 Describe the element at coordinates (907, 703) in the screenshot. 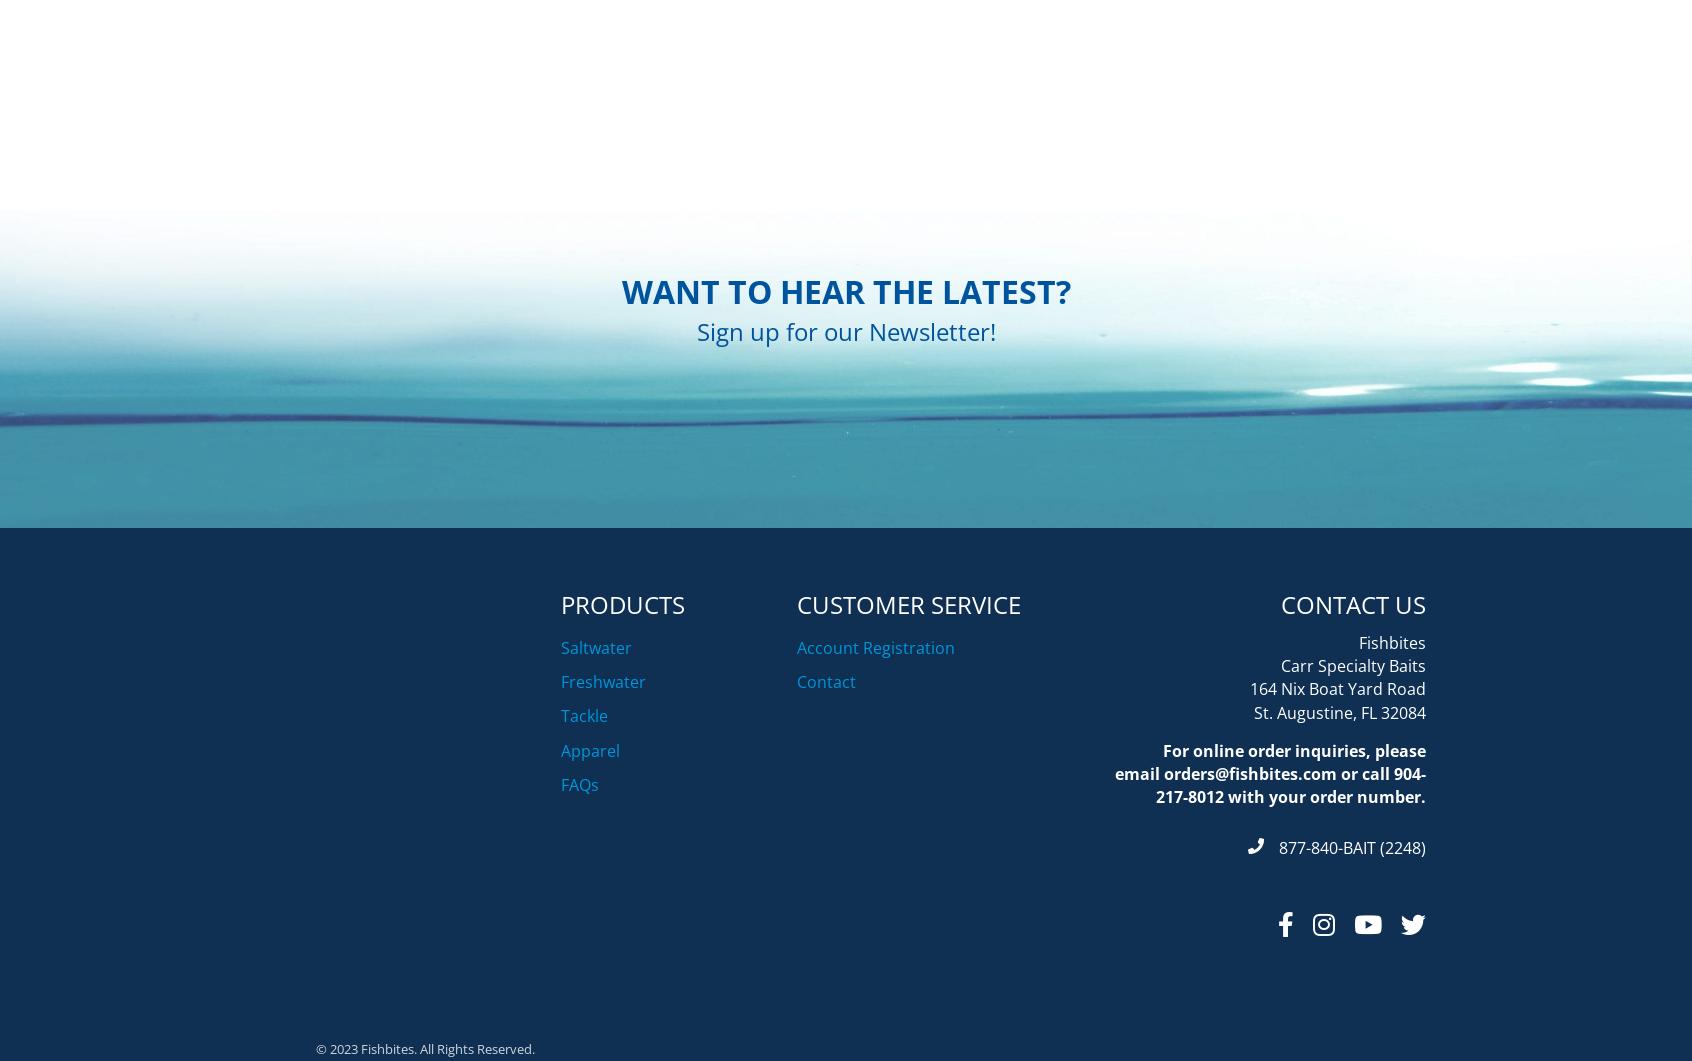

I see `'Customer Service'` at that location.